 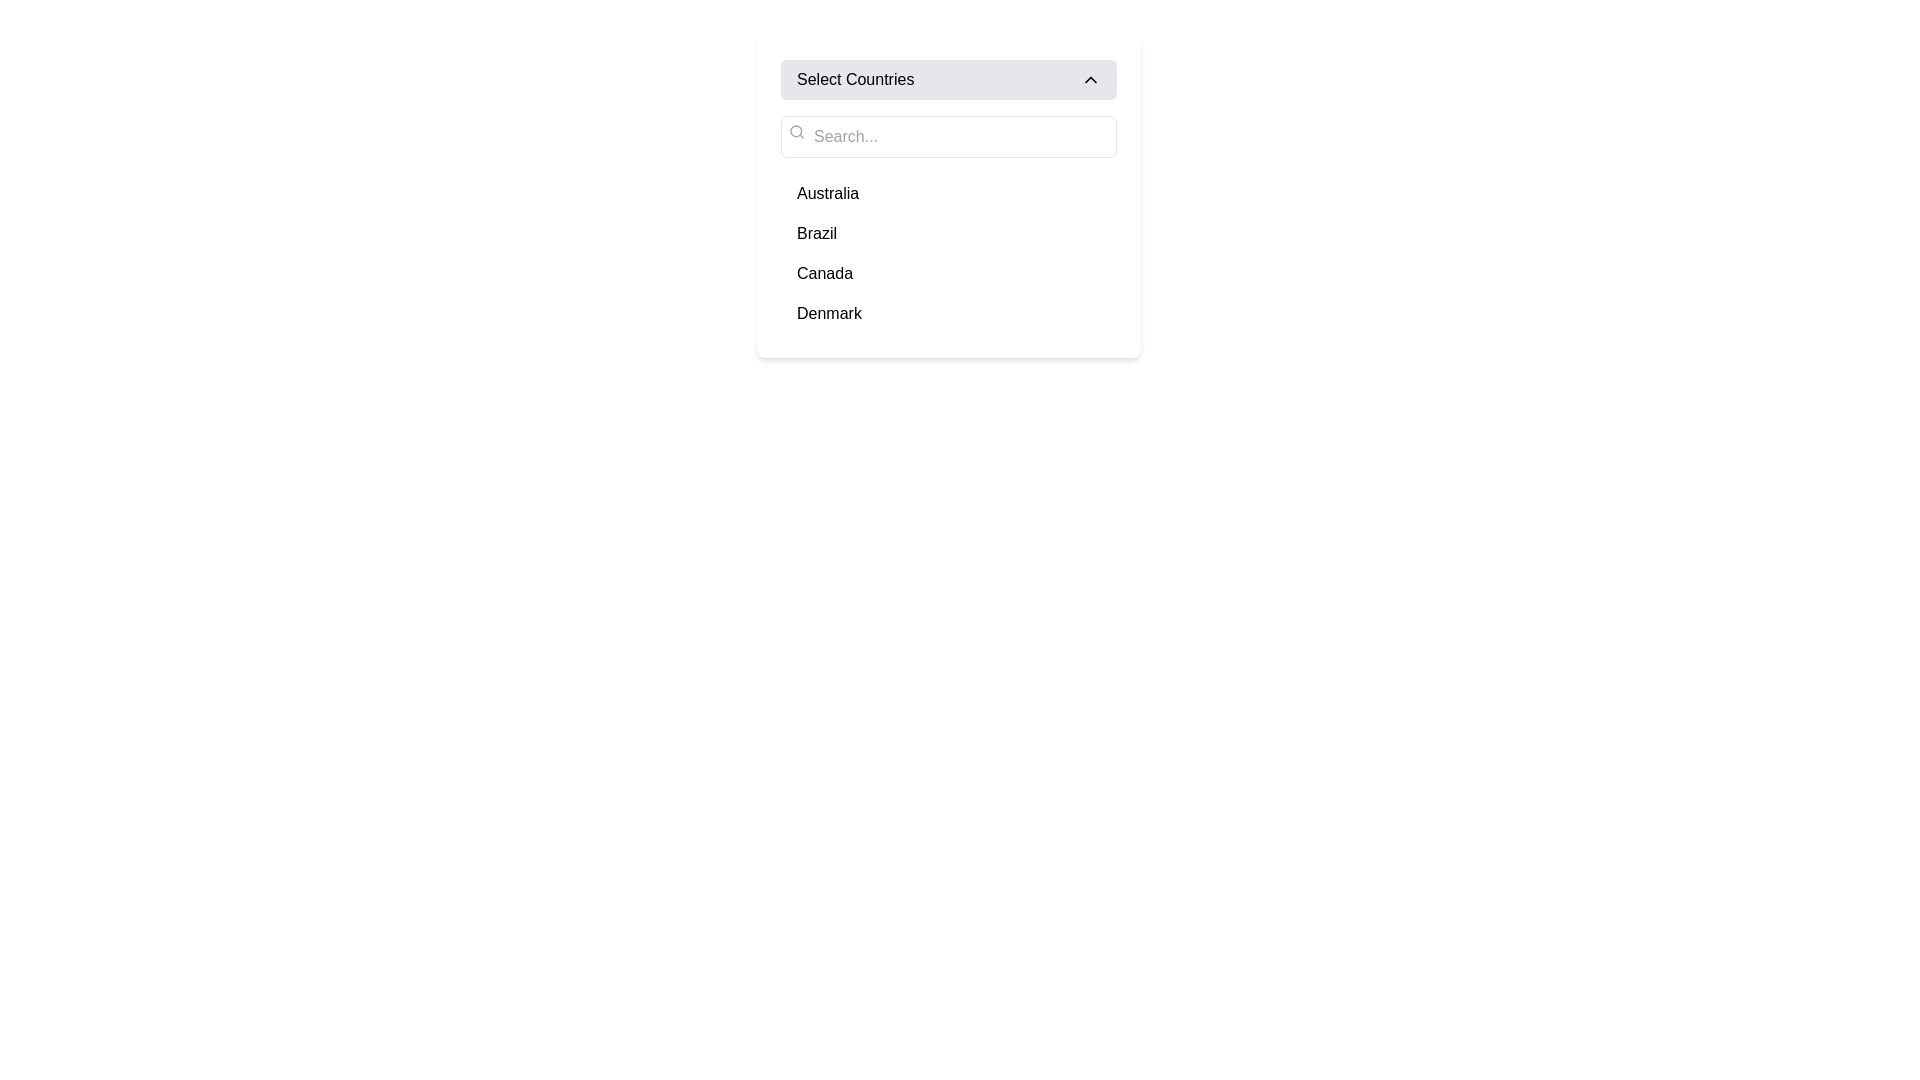 I want to click on the 'Brazil' option in the dropdown menu to activate it for selection, so click(x=816, y=233).